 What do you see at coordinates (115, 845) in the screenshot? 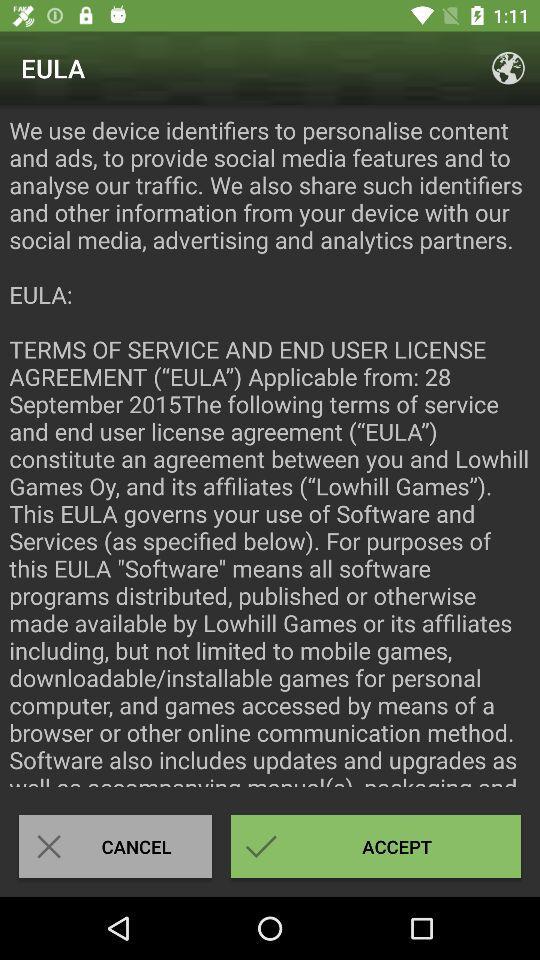
I see `the item next to accept` at bounding box center [115, 845].